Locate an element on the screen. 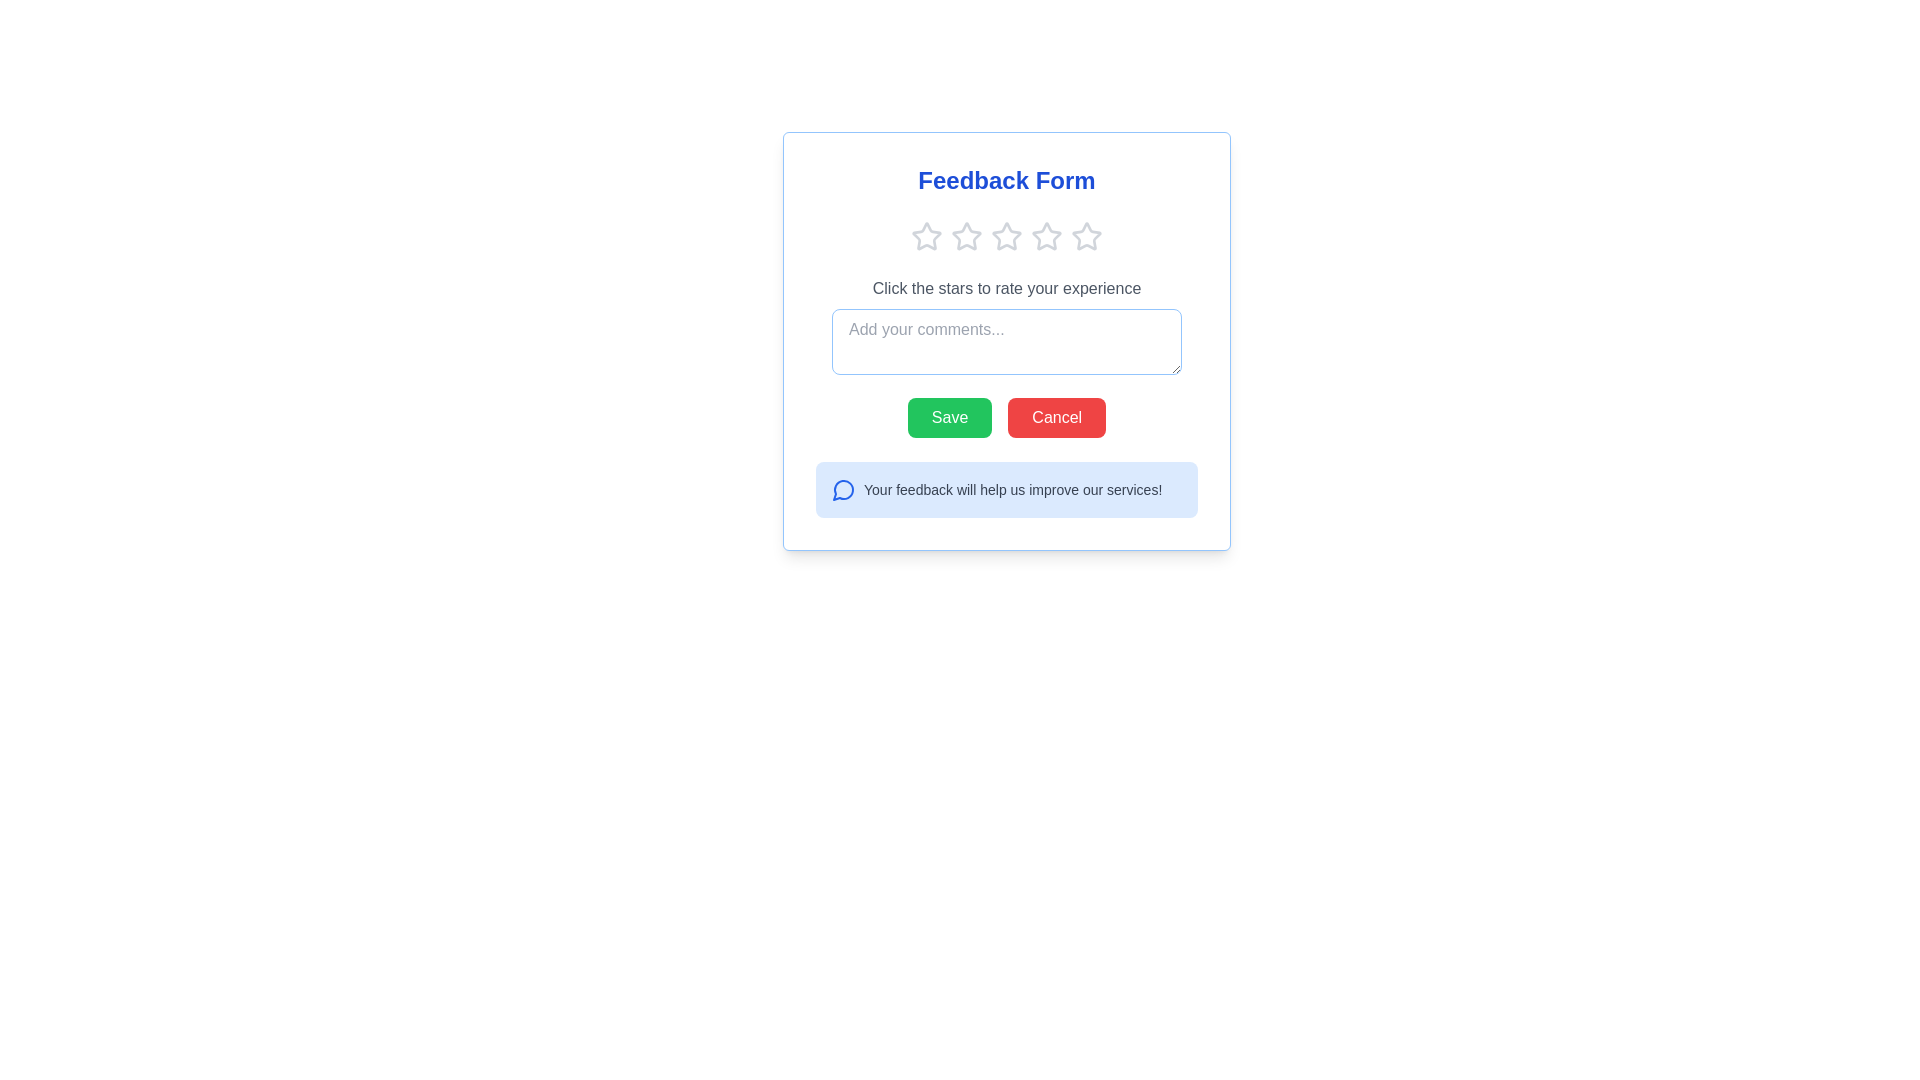  the first star icon is located at coordinates (925, 235).